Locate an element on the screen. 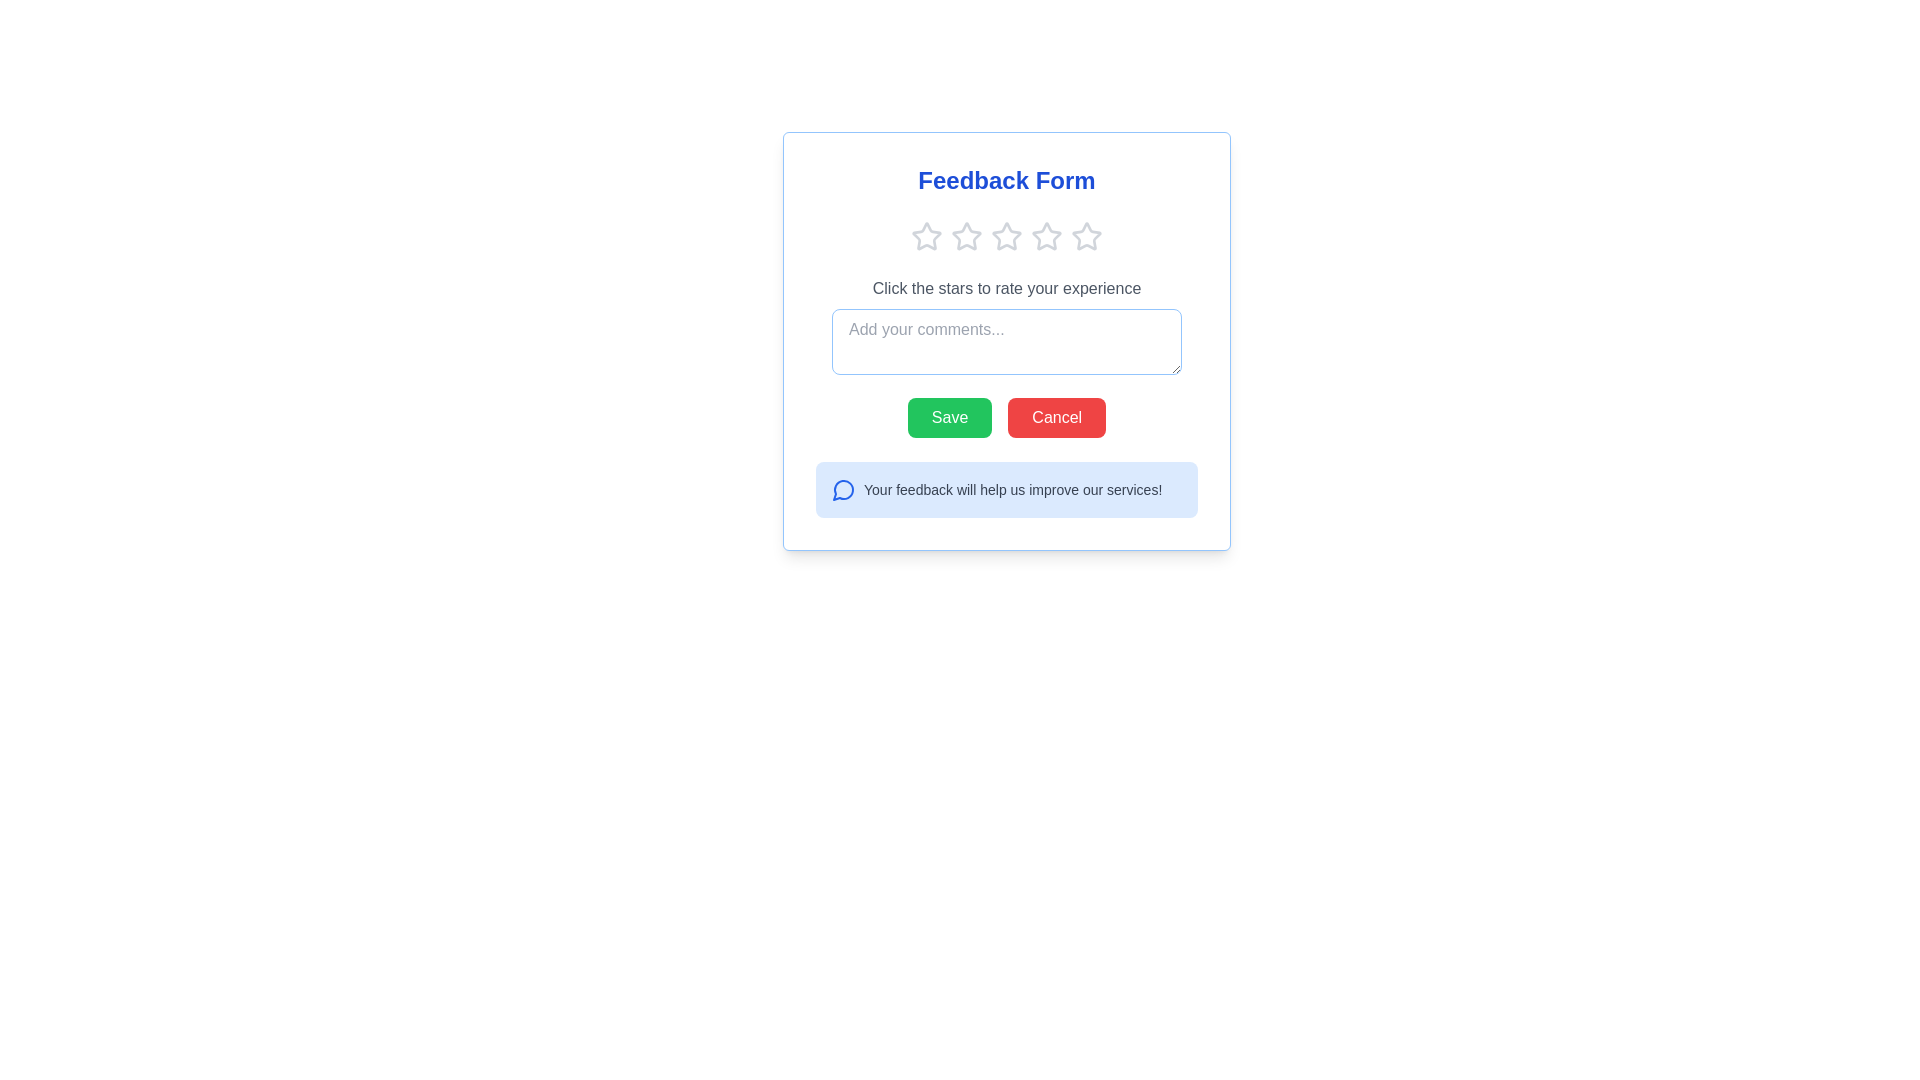  the first star icon is located at coordinates (925, 235).